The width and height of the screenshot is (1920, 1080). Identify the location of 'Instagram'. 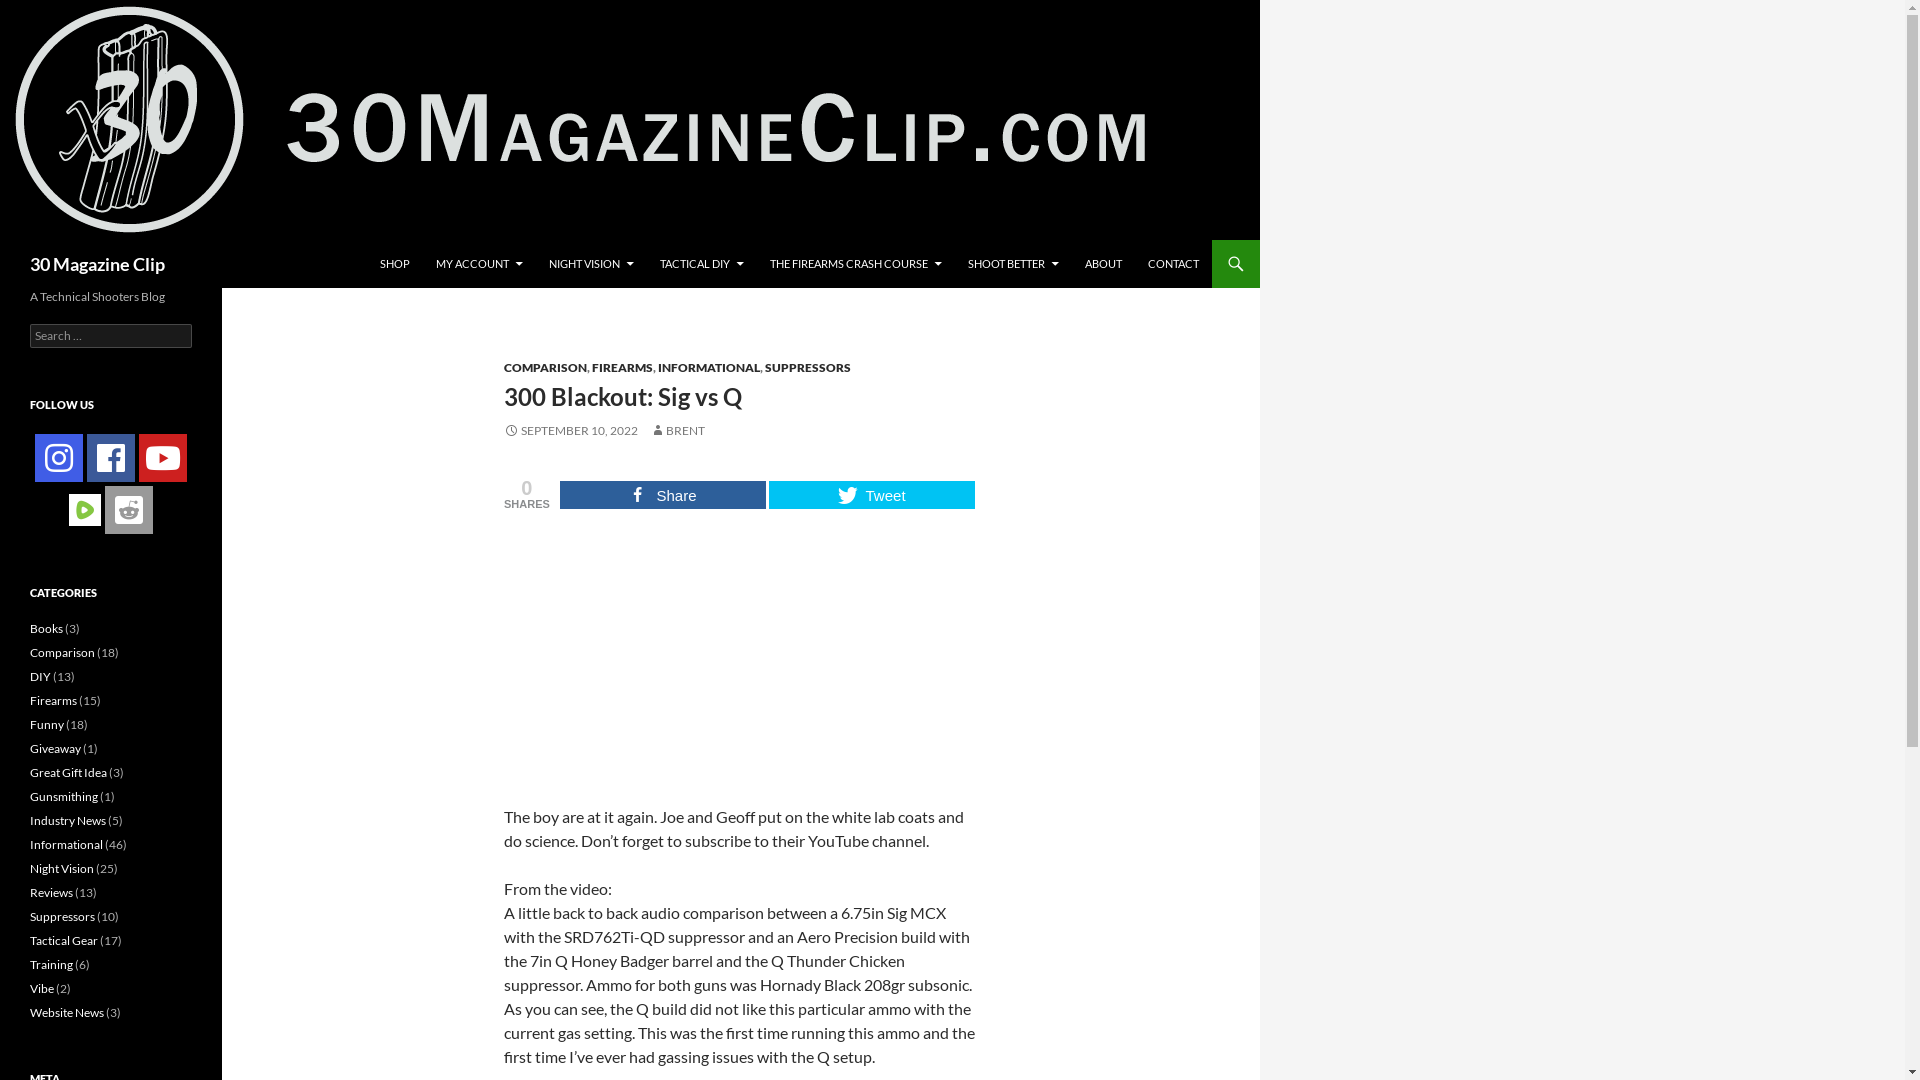
(34, 458).